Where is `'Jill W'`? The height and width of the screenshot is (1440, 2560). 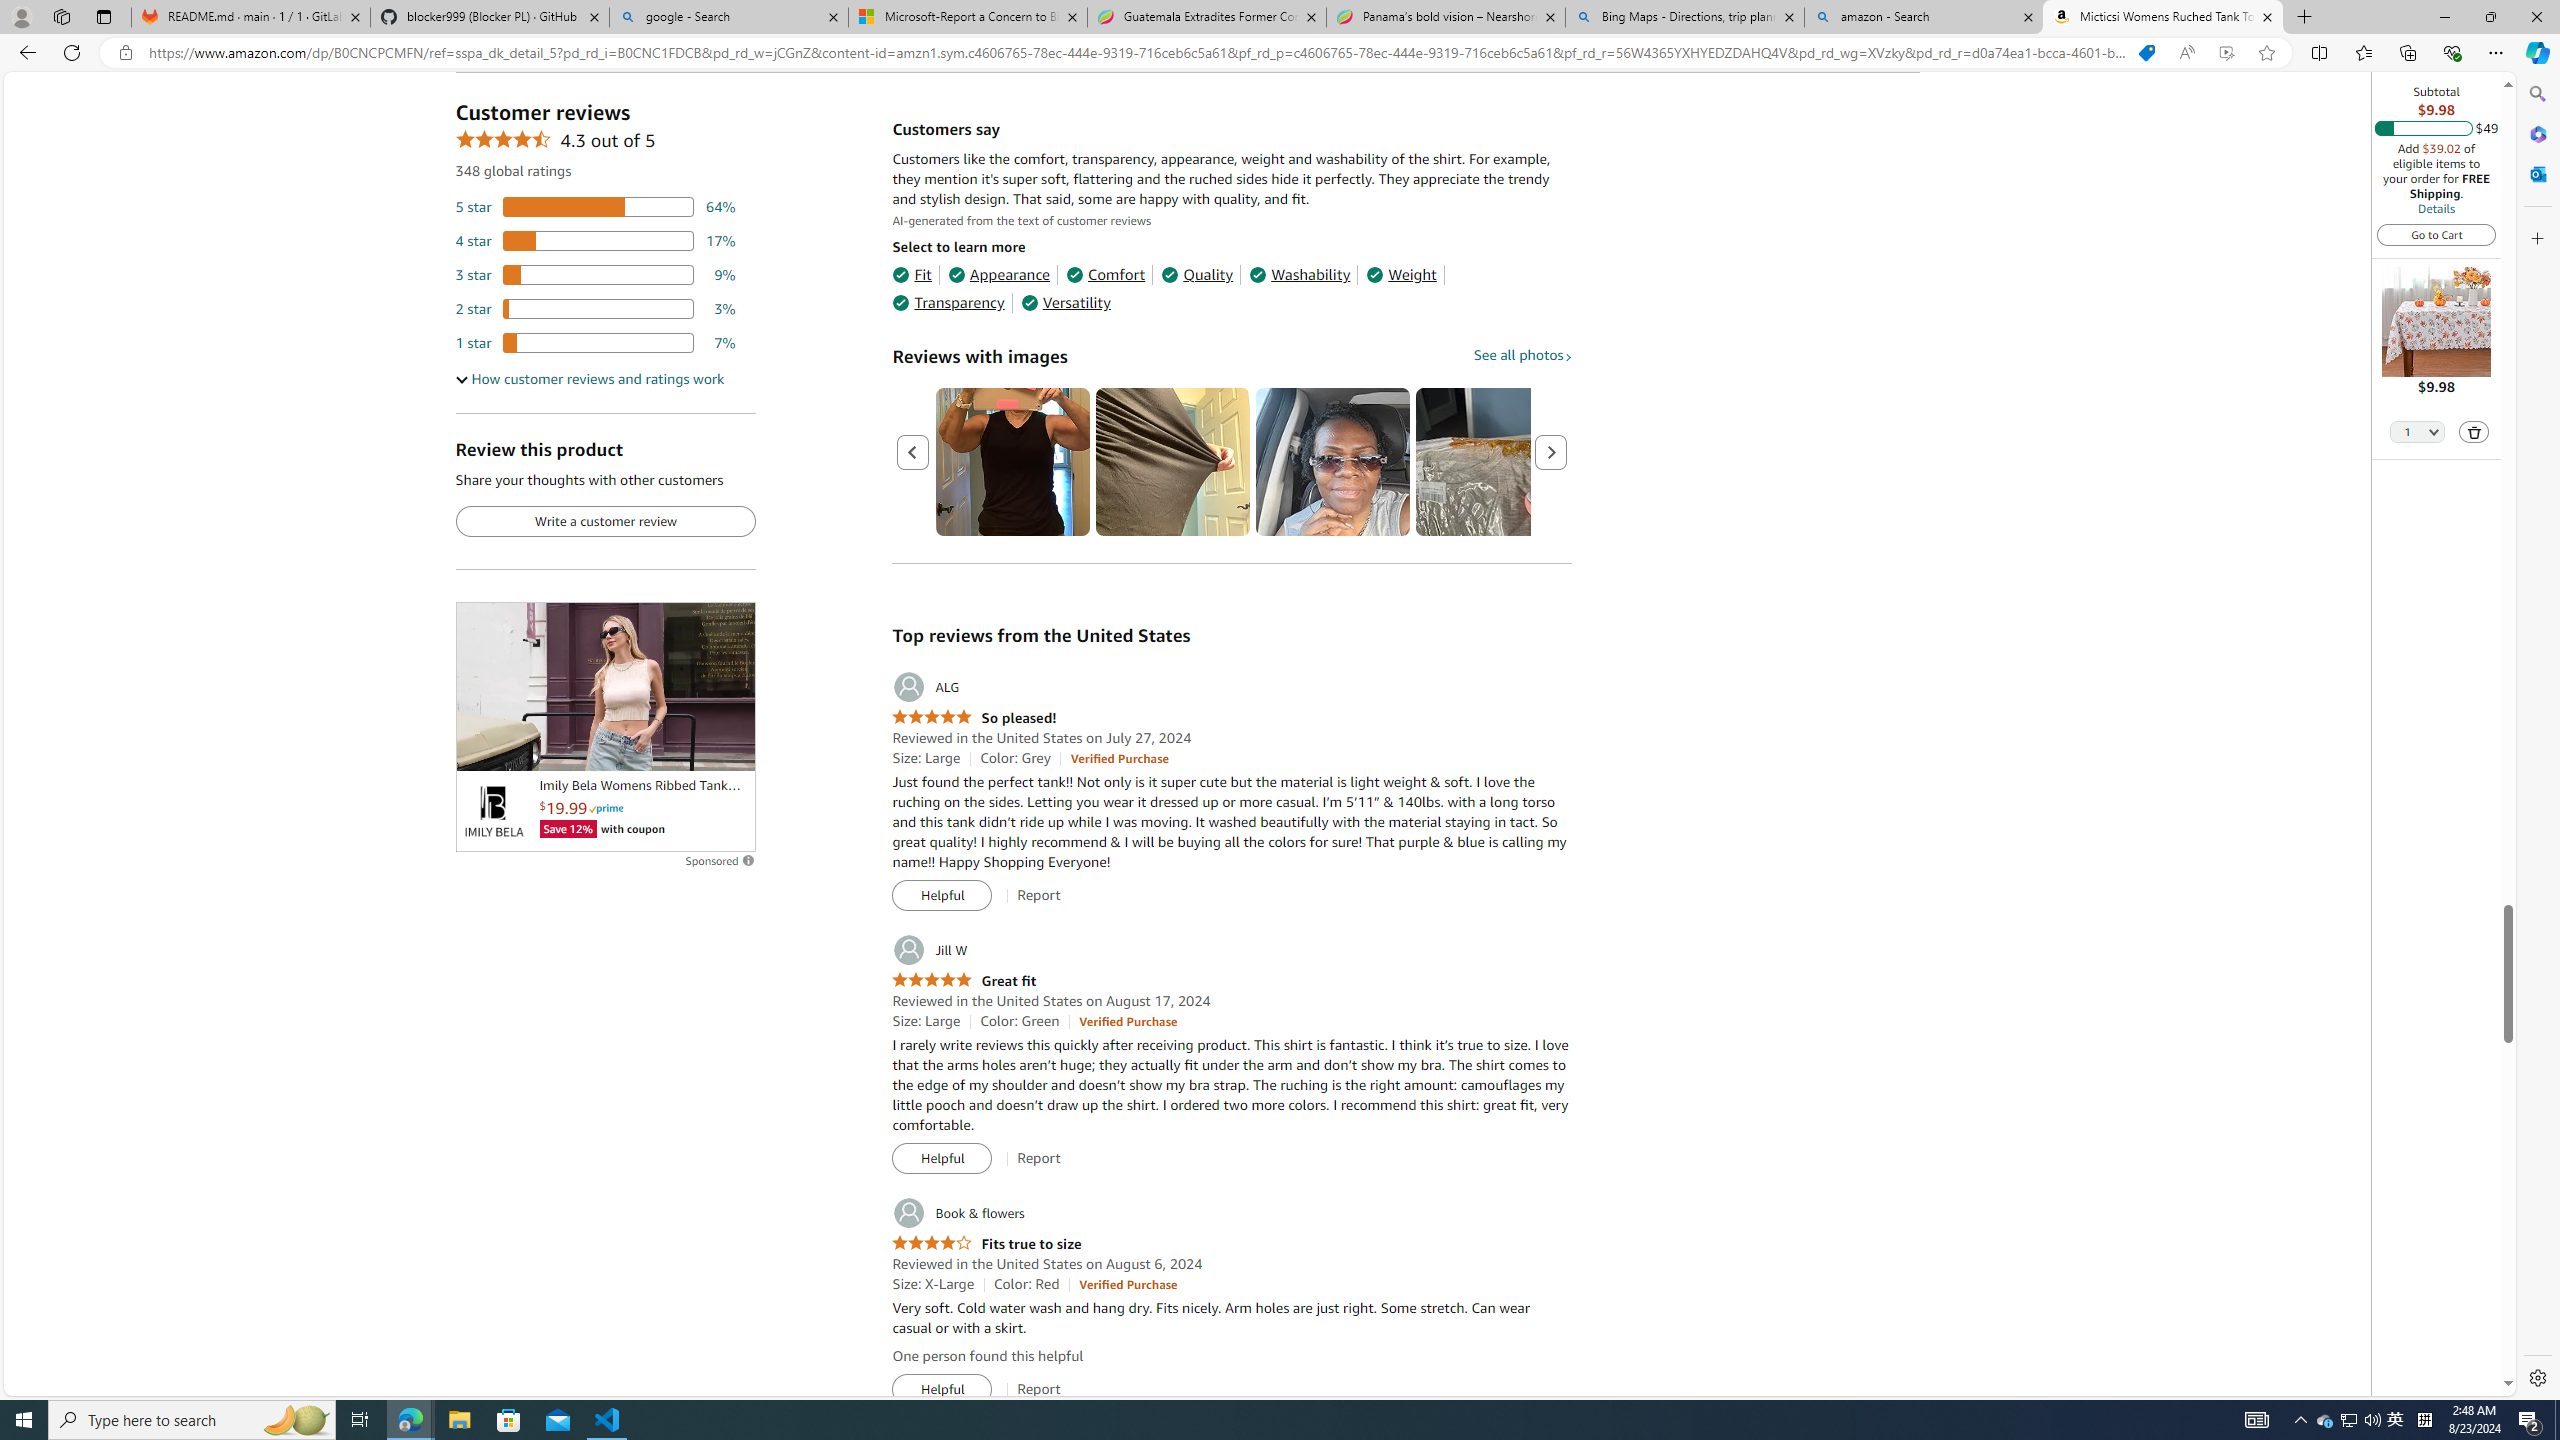 'Jill W' is located at coordinates (929, 949).